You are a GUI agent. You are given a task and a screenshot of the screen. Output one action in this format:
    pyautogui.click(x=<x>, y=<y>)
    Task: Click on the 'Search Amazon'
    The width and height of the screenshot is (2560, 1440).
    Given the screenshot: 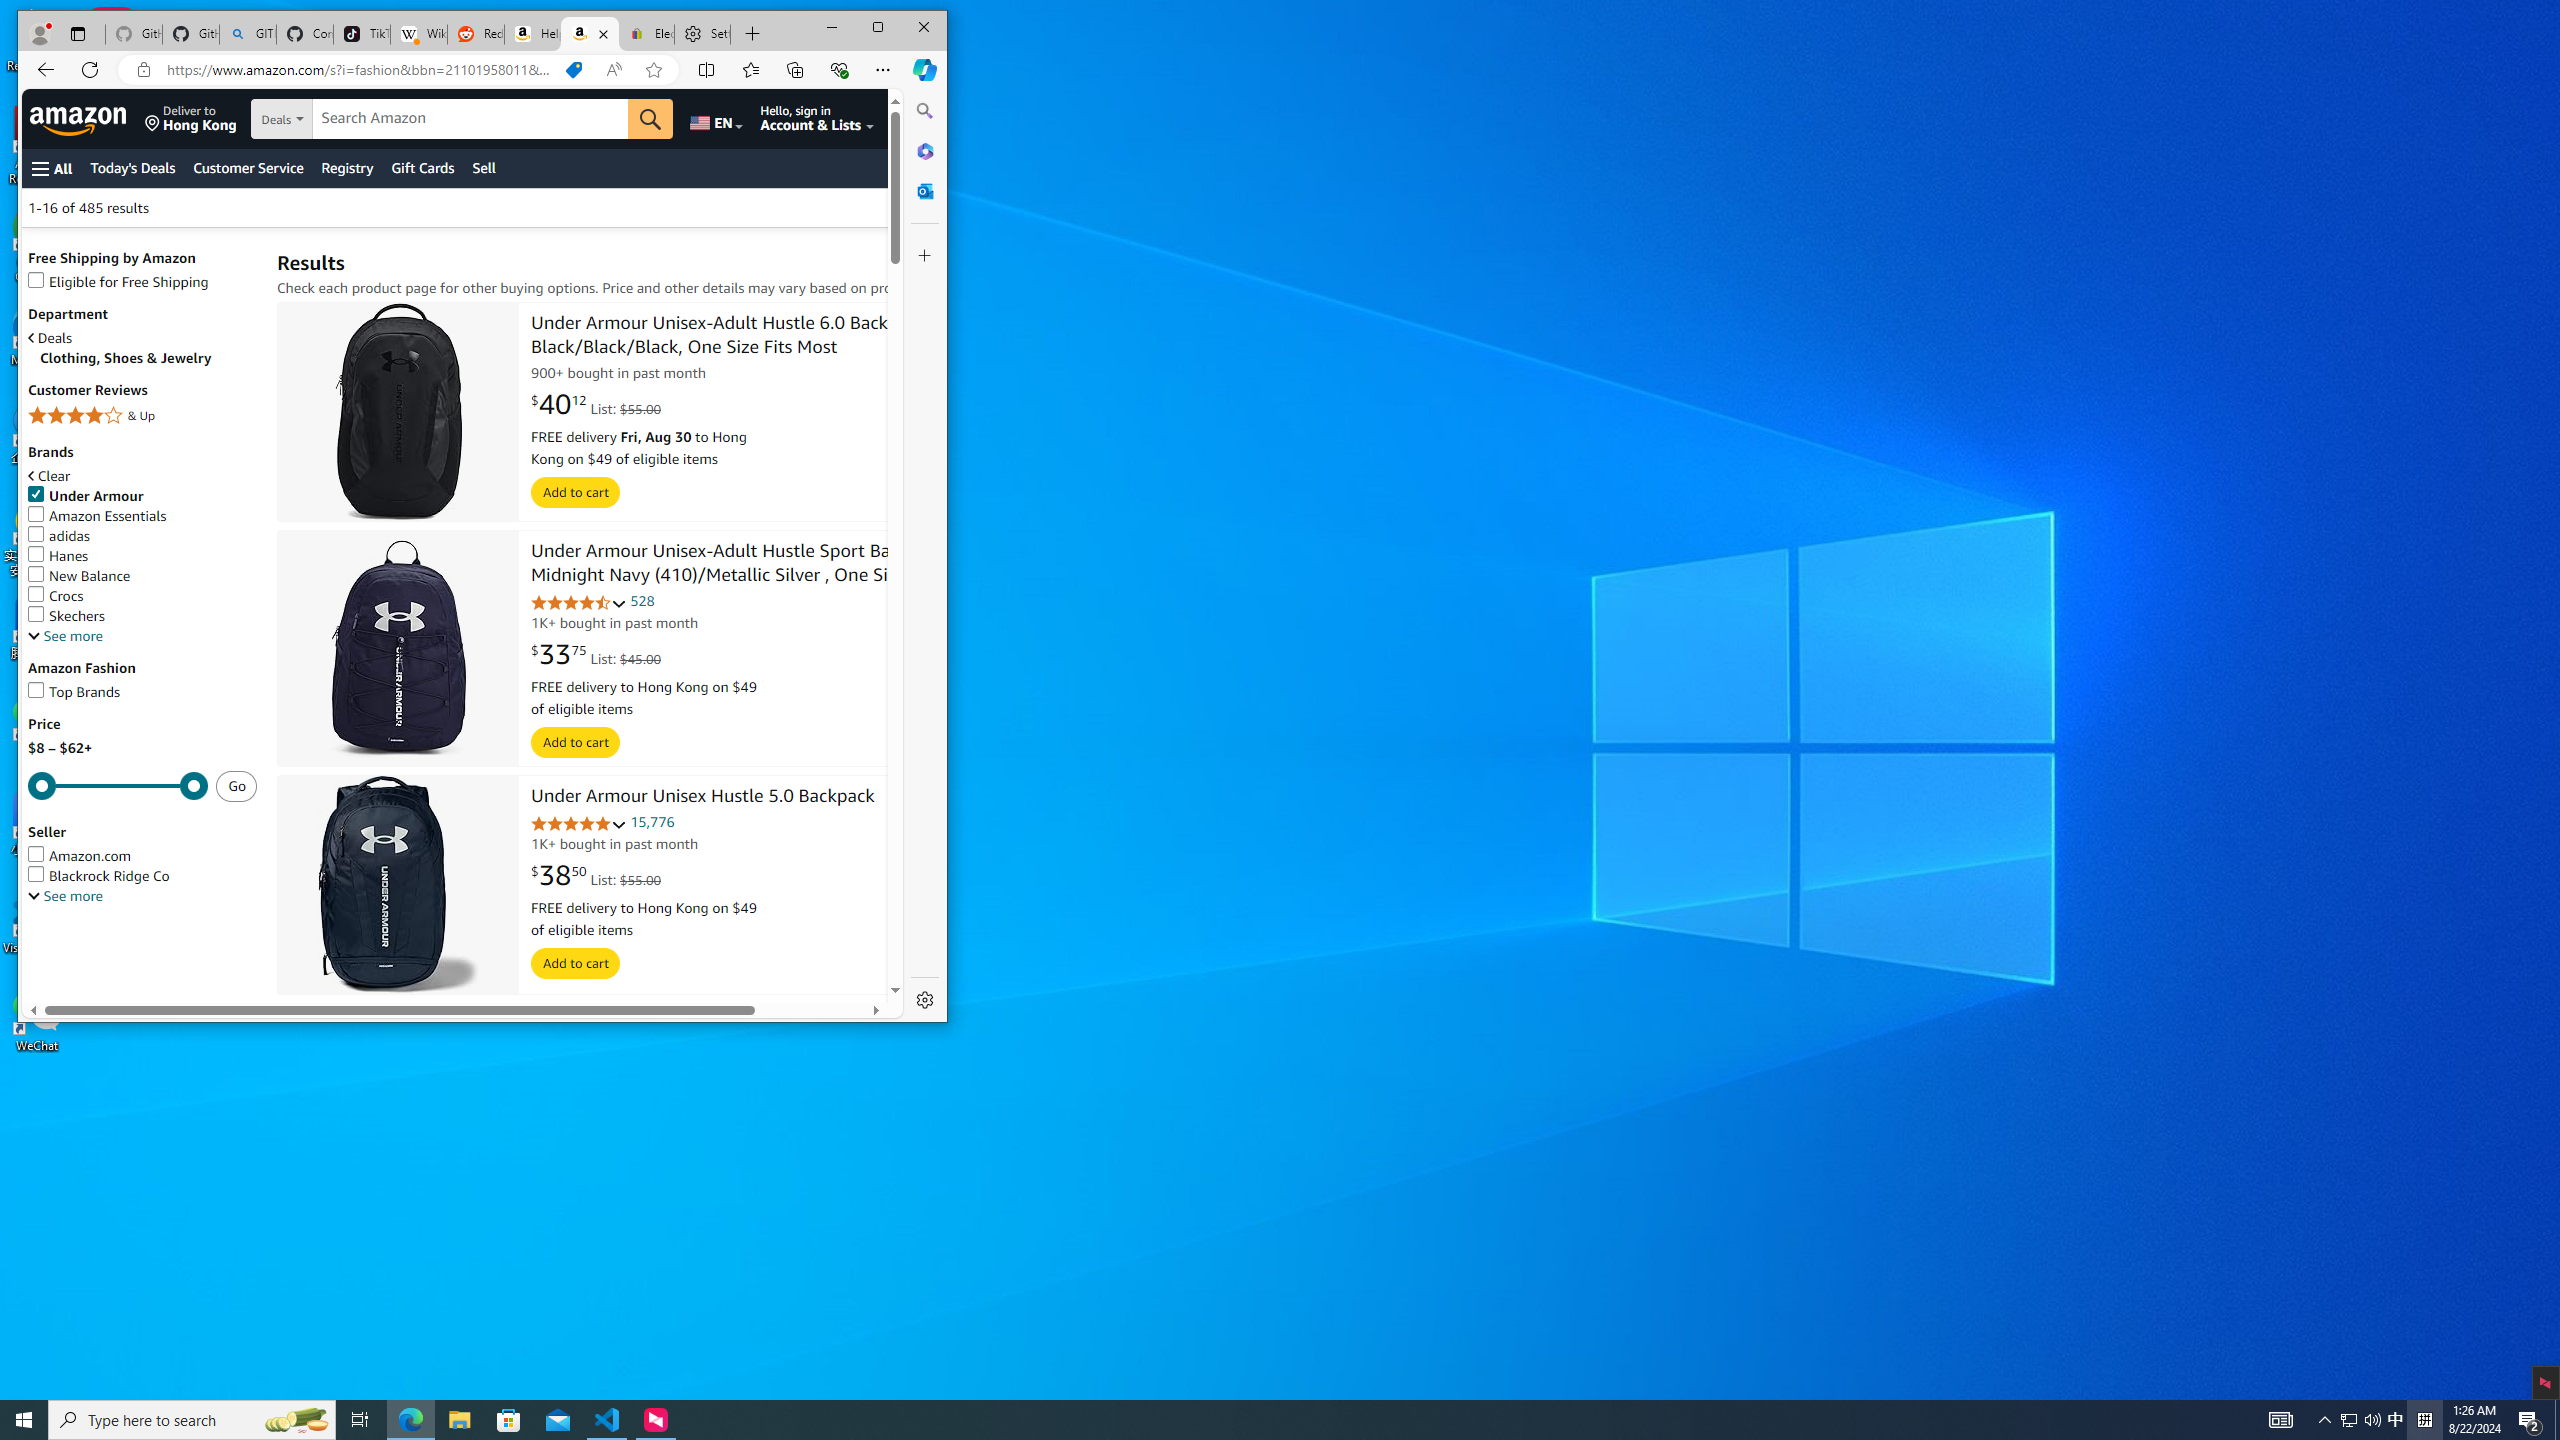 What is the action you would take?
    pyautogui.click(x=470, y=118)
    